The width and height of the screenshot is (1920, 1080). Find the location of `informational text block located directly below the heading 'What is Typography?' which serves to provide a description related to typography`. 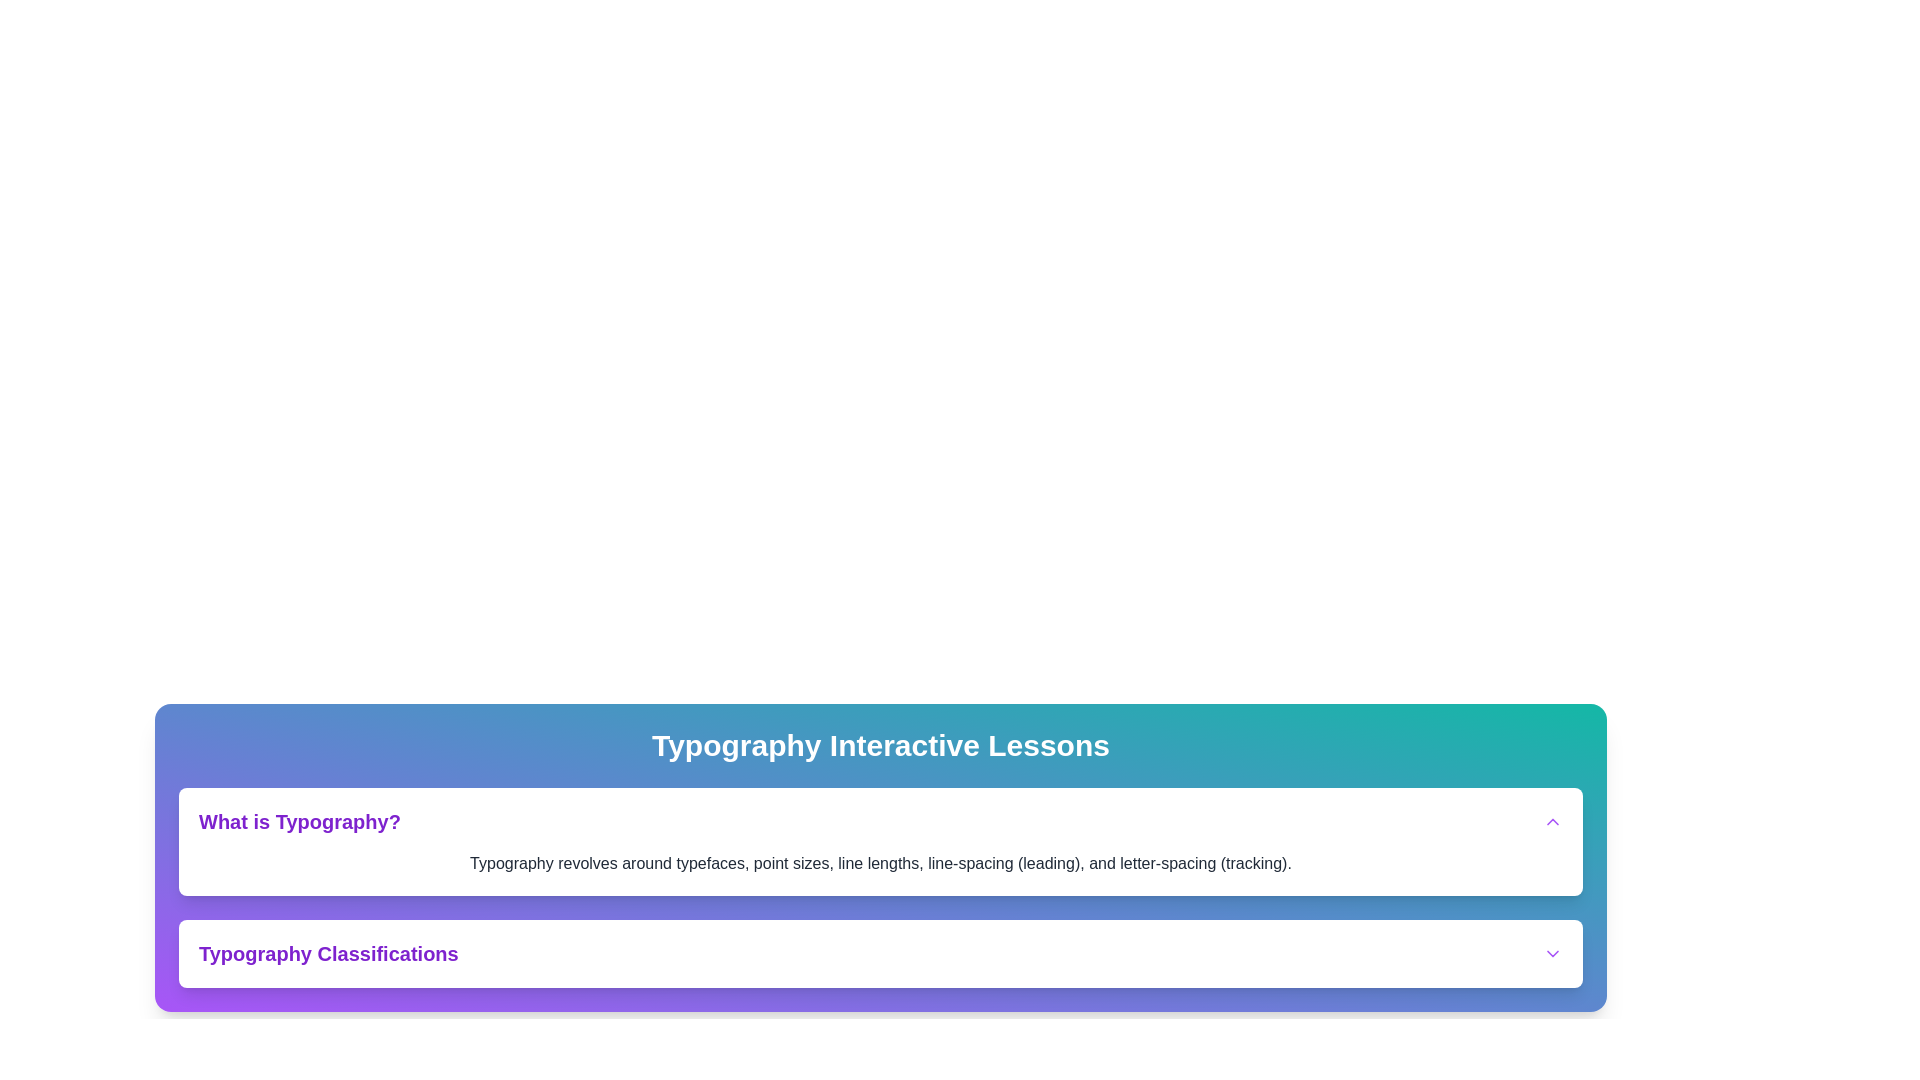

informational text block located directly below the heading 'What is Typography?' which serves to provide a description related to typography is located at coordinates (880, 863).